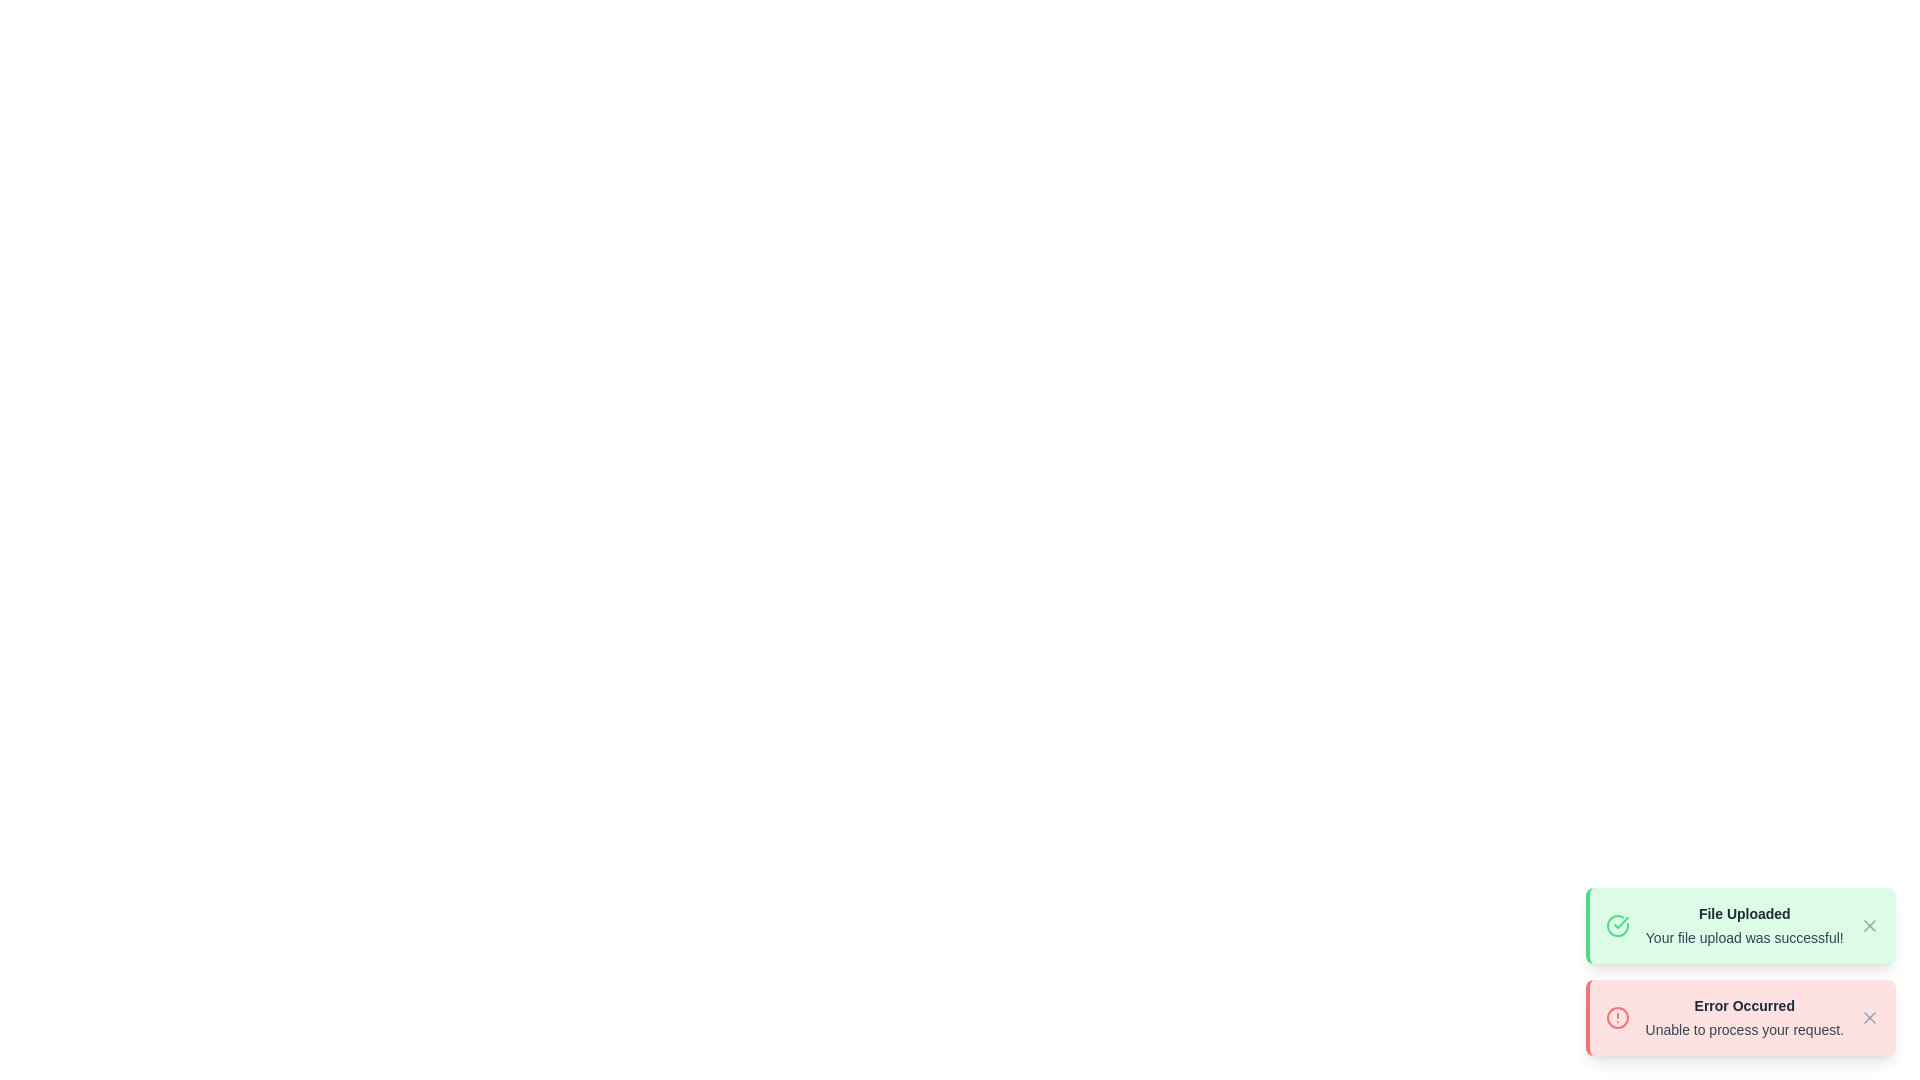 This screenshot has height=1080, width=1920. I want to click on the close button represented by a gray 'X' icon located in the top-right corner of the green notification box announcing 'File Uploaded', so click(1869, 925).